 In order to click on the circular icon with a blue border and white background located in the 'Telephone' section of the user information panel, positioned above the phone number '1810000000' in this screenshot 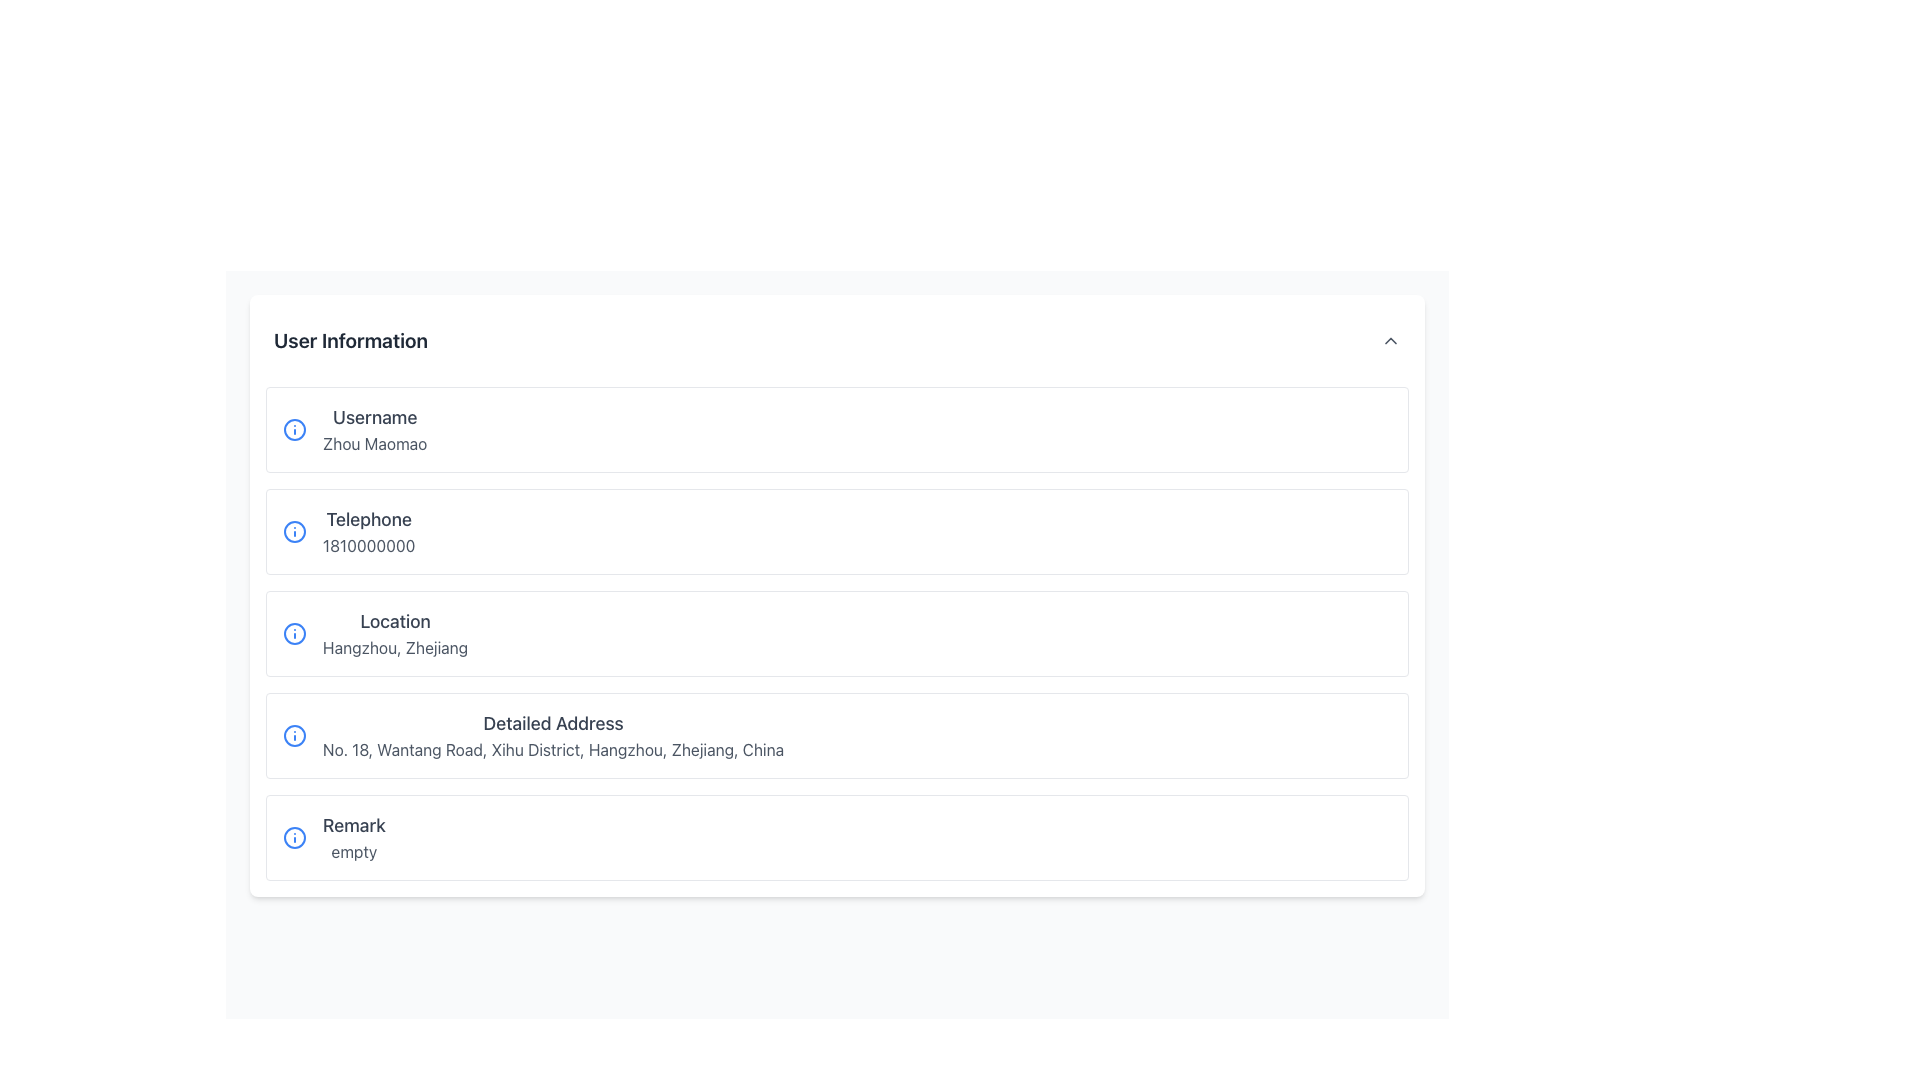, I will do `click(293, 531)`.